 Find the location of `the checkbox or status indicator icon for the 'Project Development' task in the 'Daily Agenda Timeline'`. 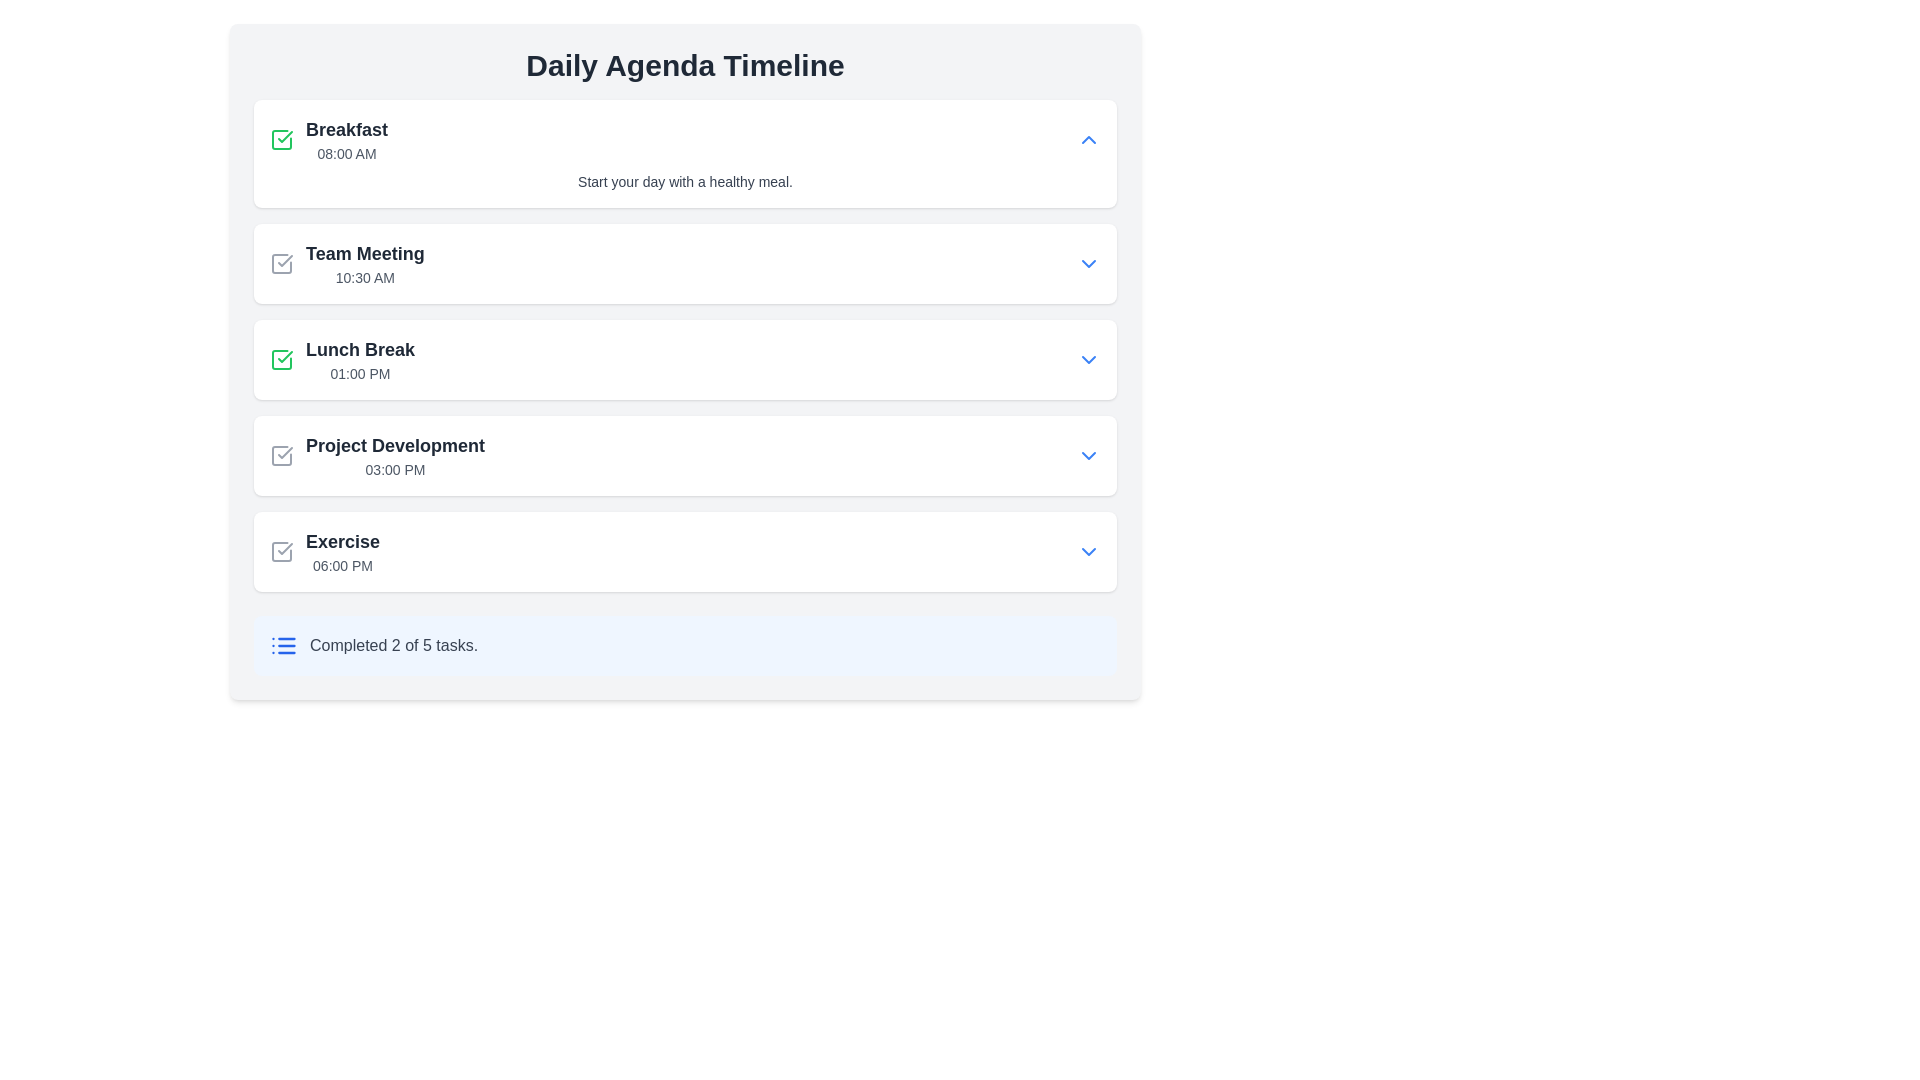

the checkbox or status indicator icon for the 'Project Development' task in the 'Daily Agenda Timeline' is located at coordinates (281, 455).